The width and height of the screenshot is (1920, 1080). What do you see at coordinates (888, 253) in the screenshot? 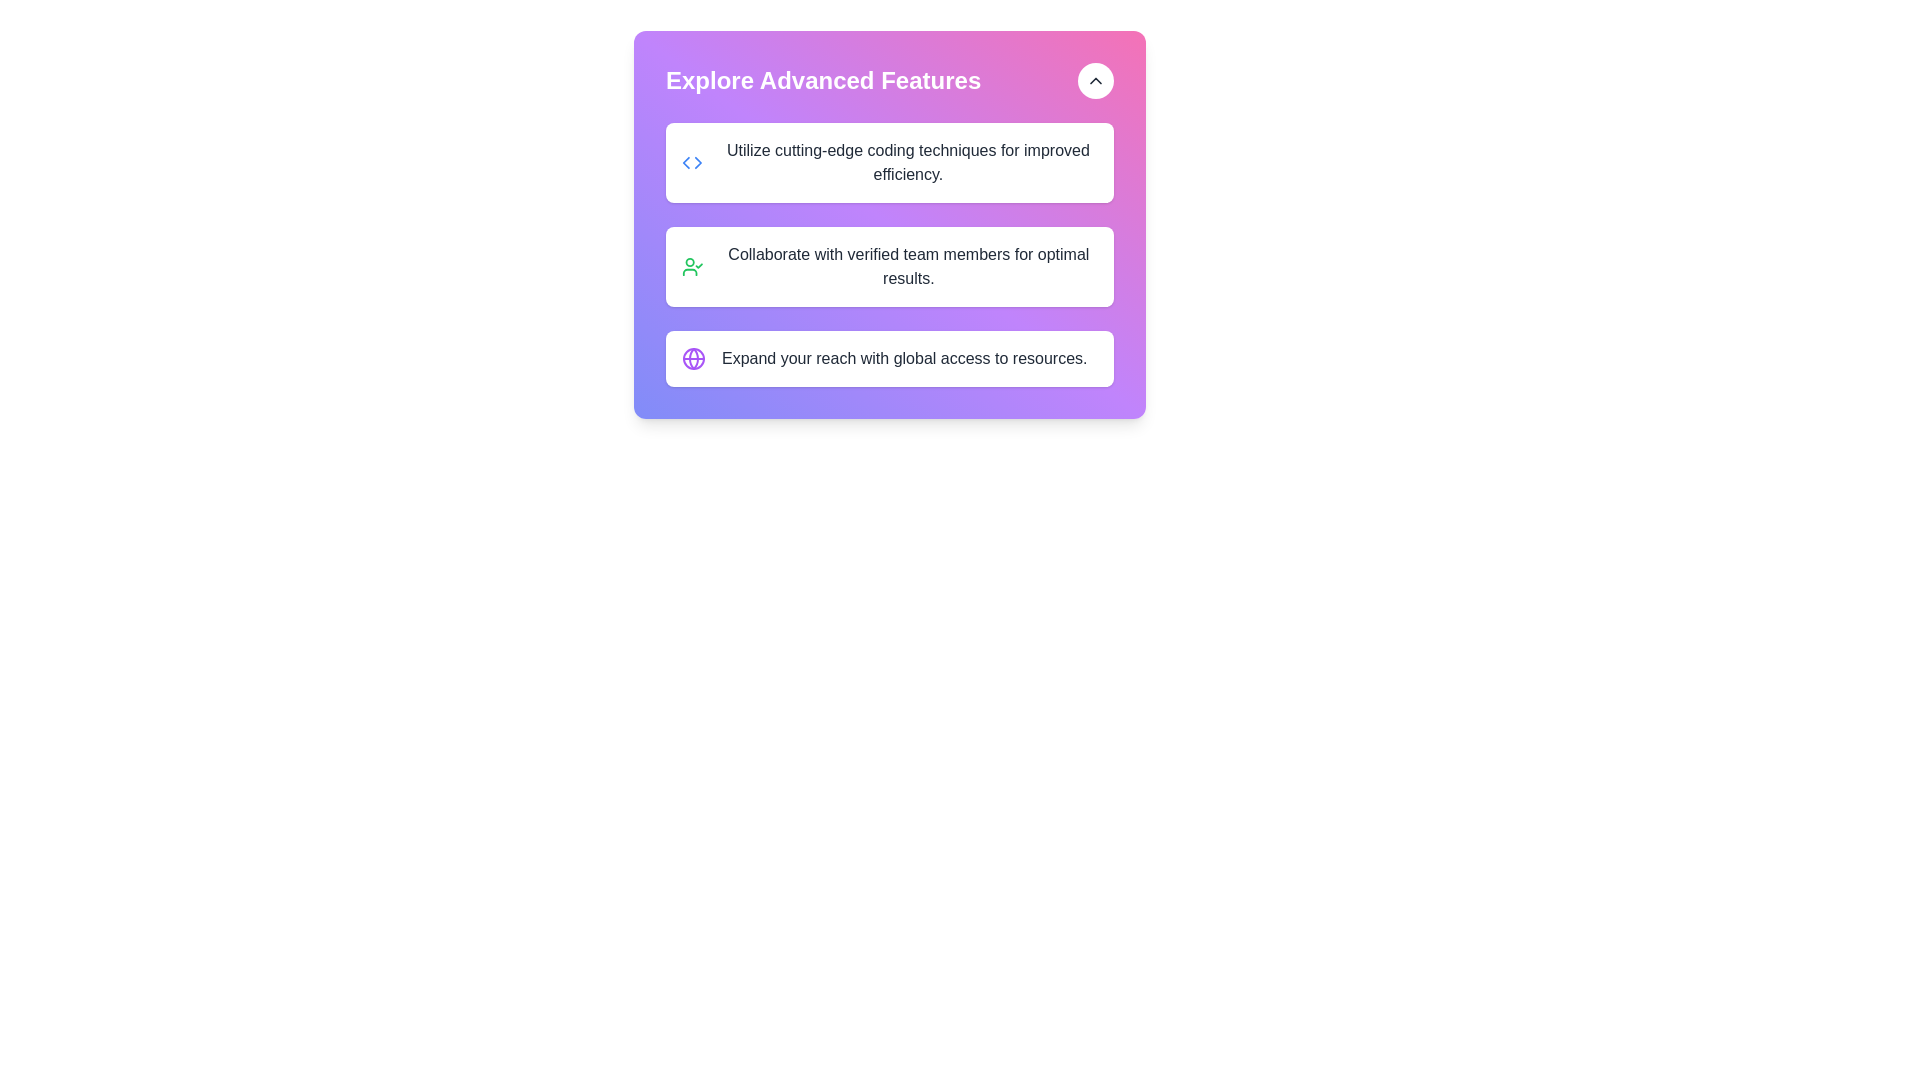
I see `the icons on the 'Explore Advanced Features' informational panel to retrieve more information about improving coding efficiency, optimized team collaboration, and global resource access` at bounding box center [888, 253].